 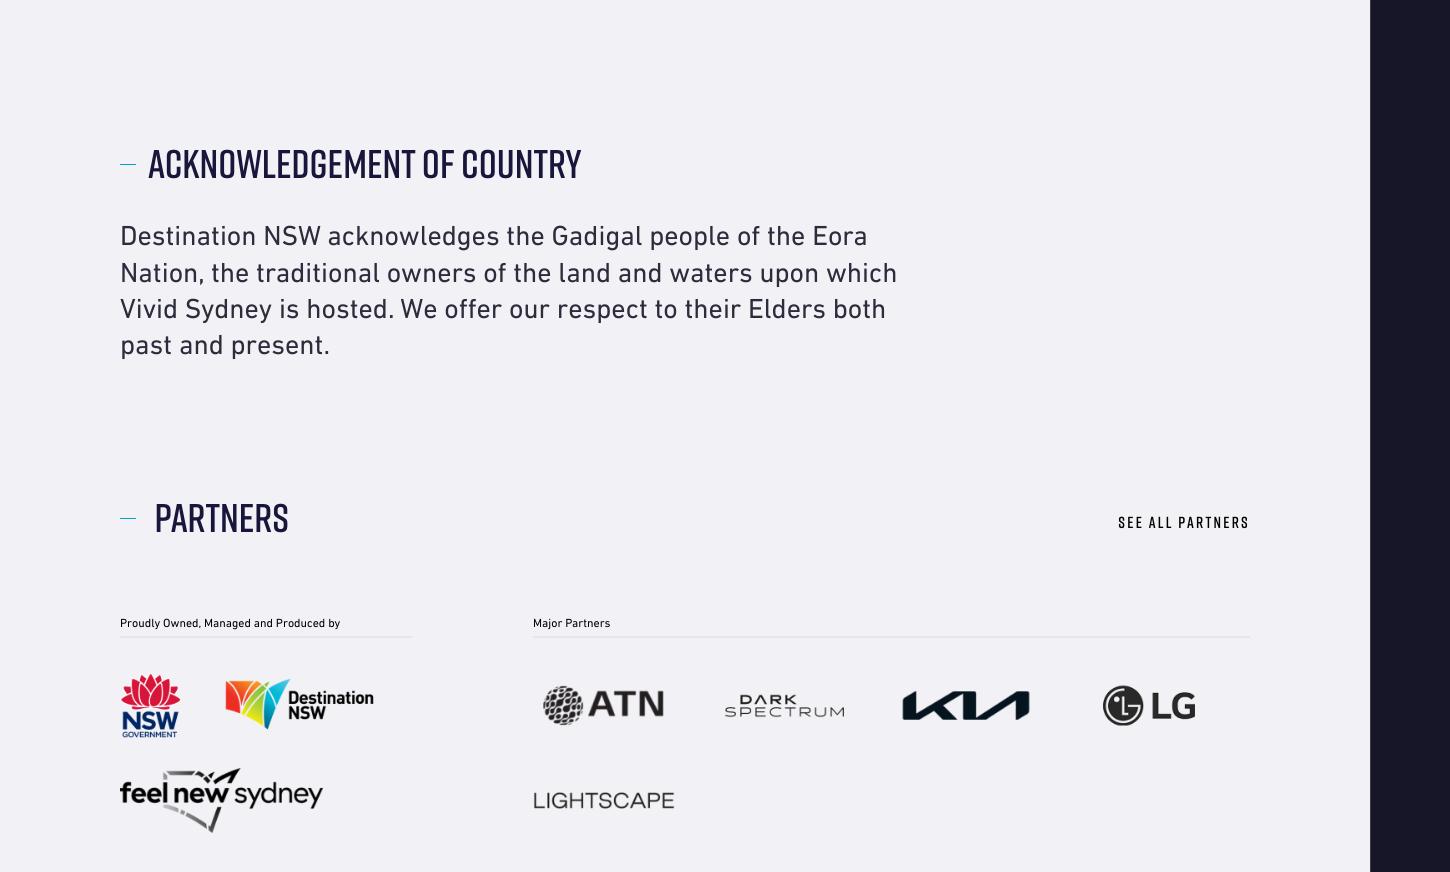 I want to click on 'Privacy', so click(x=1219, y=276).